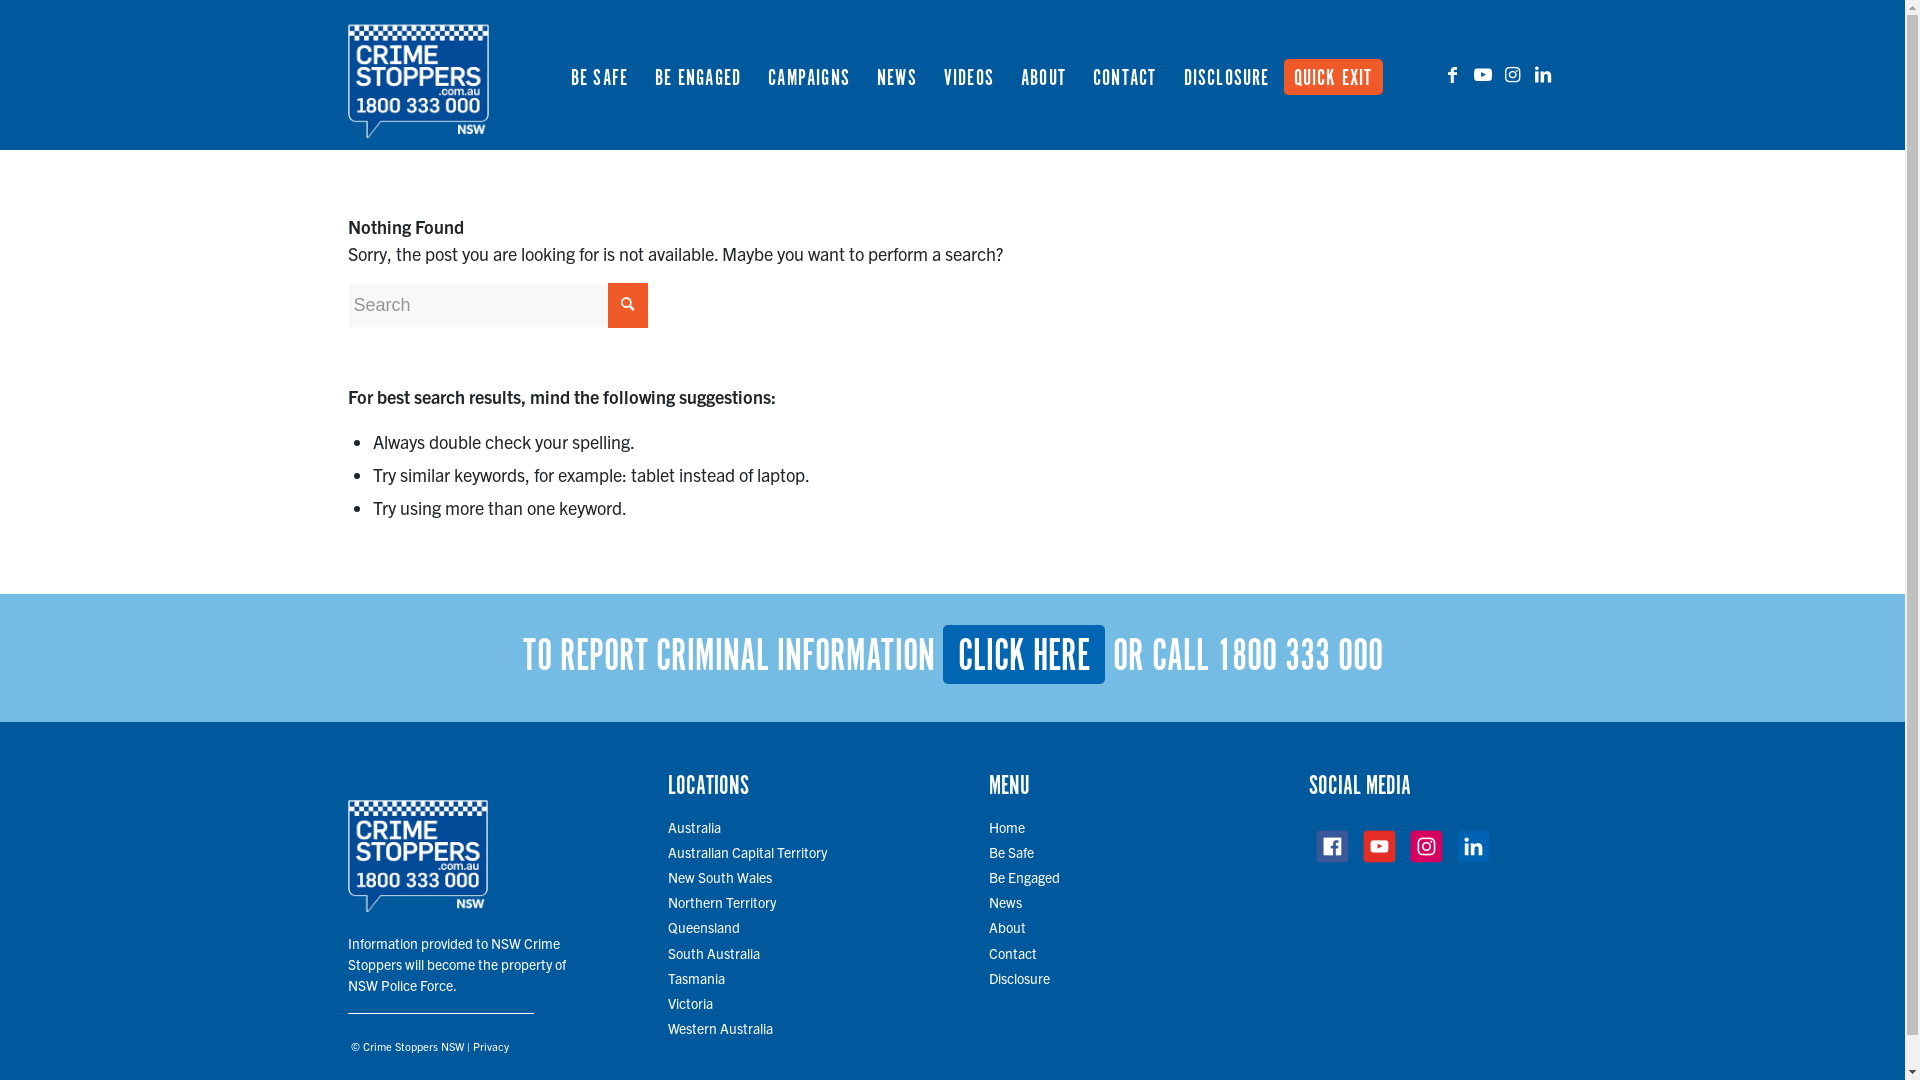 The width and height of the screenshot is (1920, 1080). I want to click on 'ABOUT', so click(1041, 73).